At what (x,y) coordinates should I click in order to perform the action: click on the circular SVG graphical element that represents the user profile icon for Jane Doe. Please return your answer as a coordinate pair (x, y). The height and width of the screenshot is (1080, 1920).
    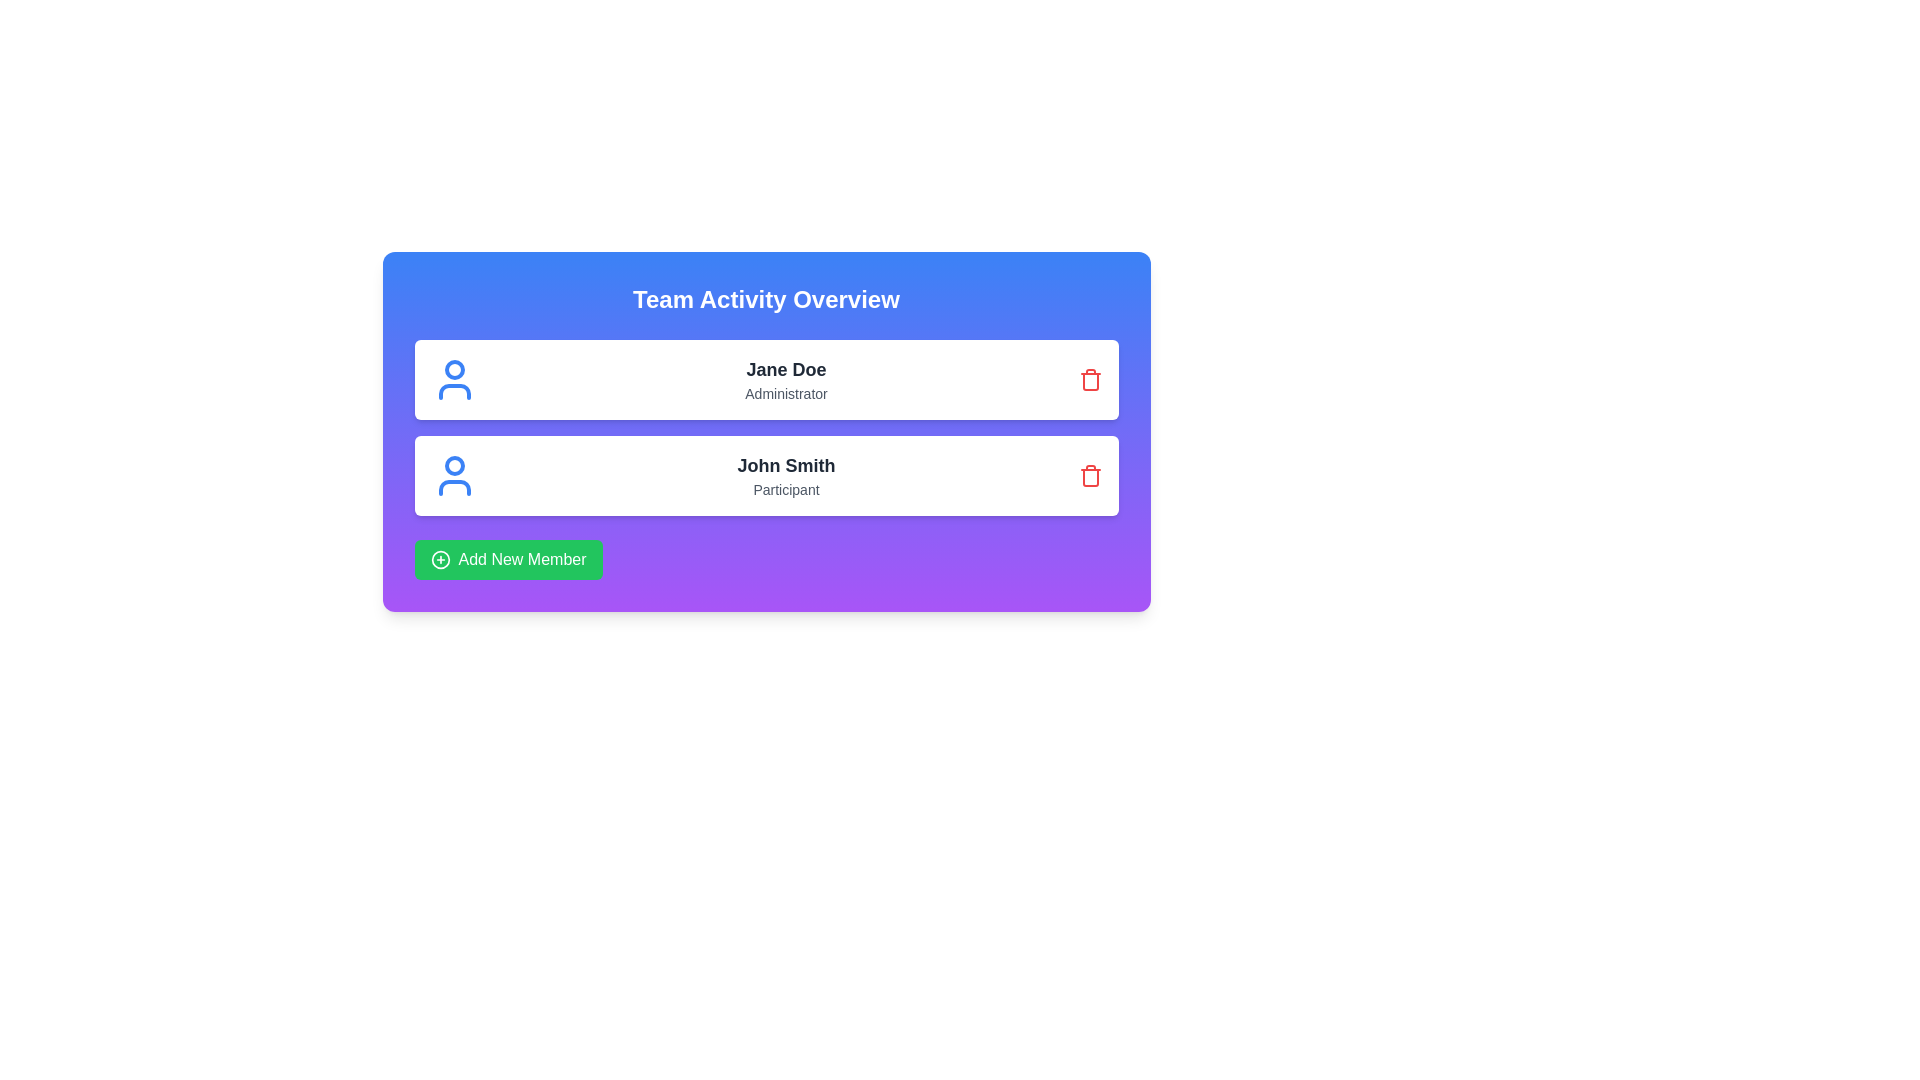
    Looking at the image, I should click on (453, 370).